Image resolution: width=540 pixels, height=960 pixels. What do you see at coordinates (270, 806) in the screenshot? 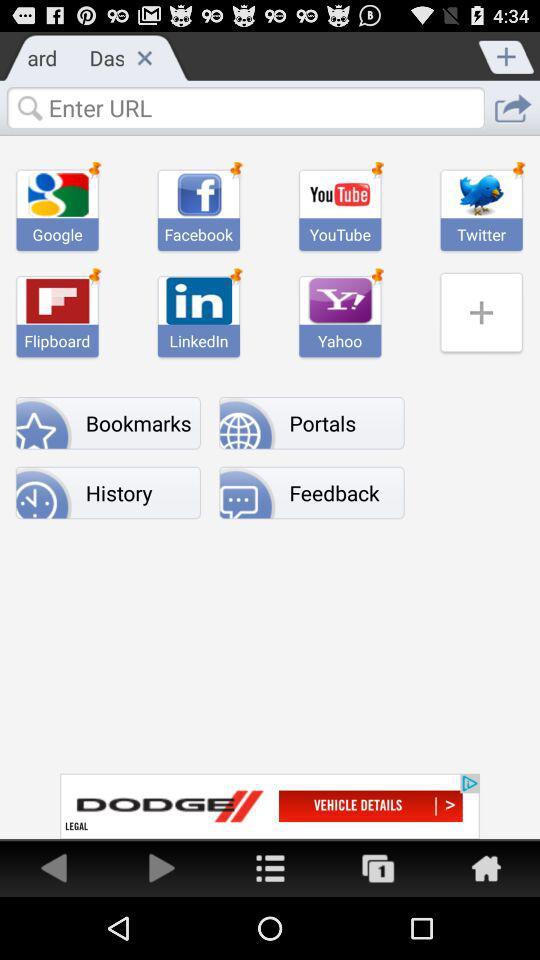
I see `advertising` at bounding box center [270, 806].